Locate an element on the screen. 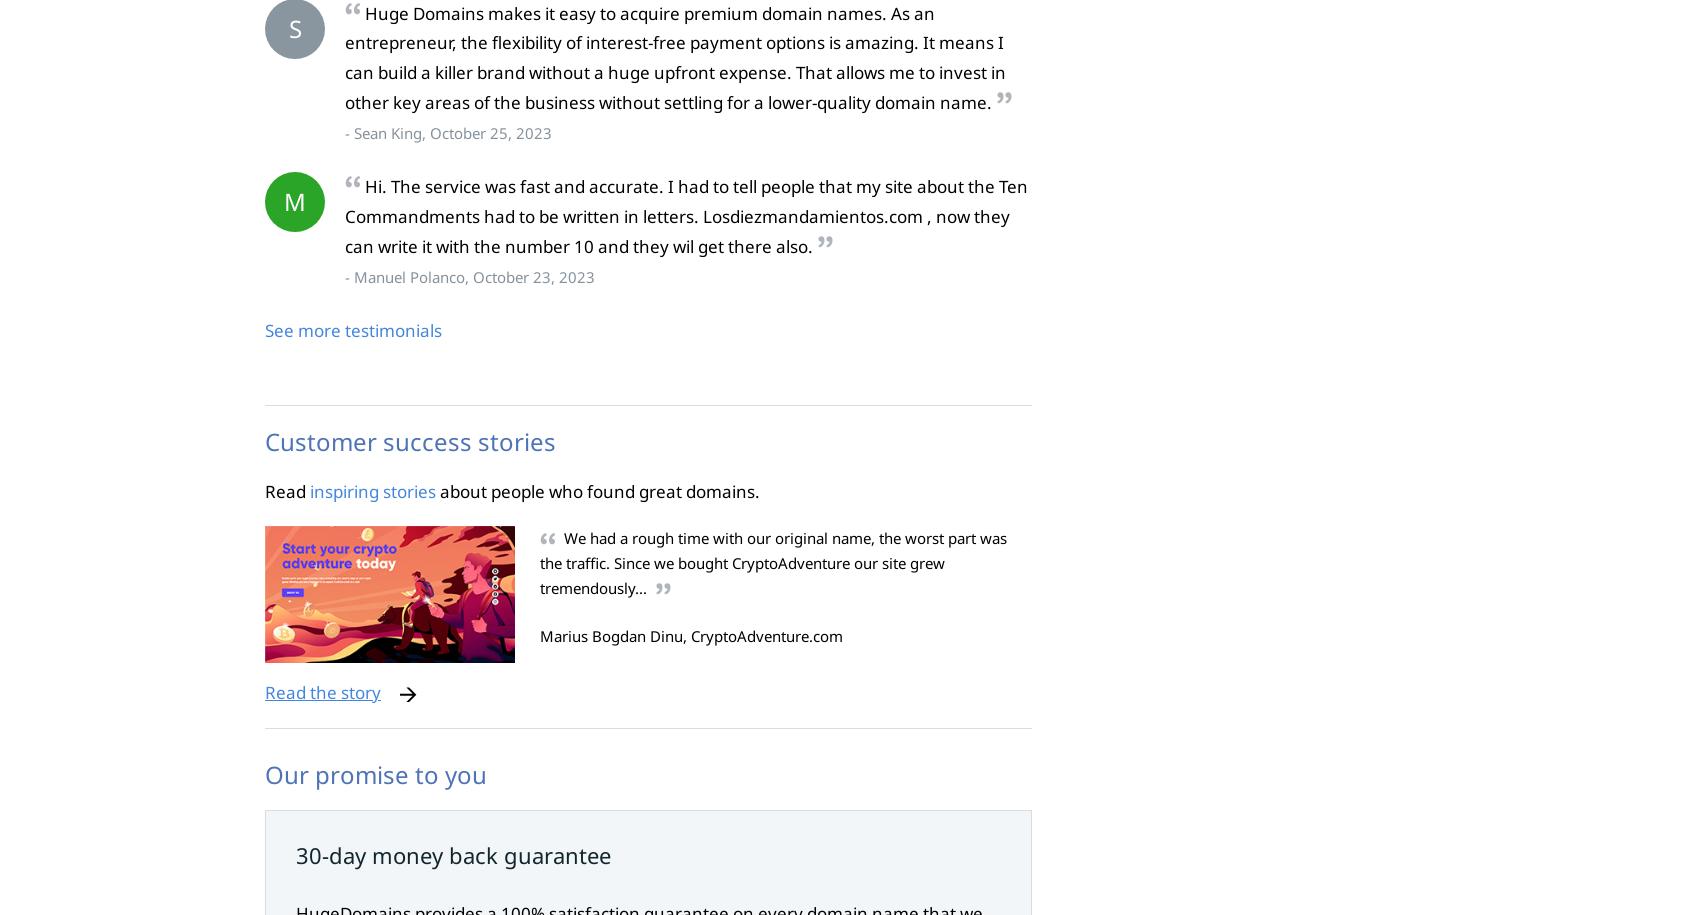 The image size is (1700, 915). 'Customer success stories' is located at coordinates (265, 440).